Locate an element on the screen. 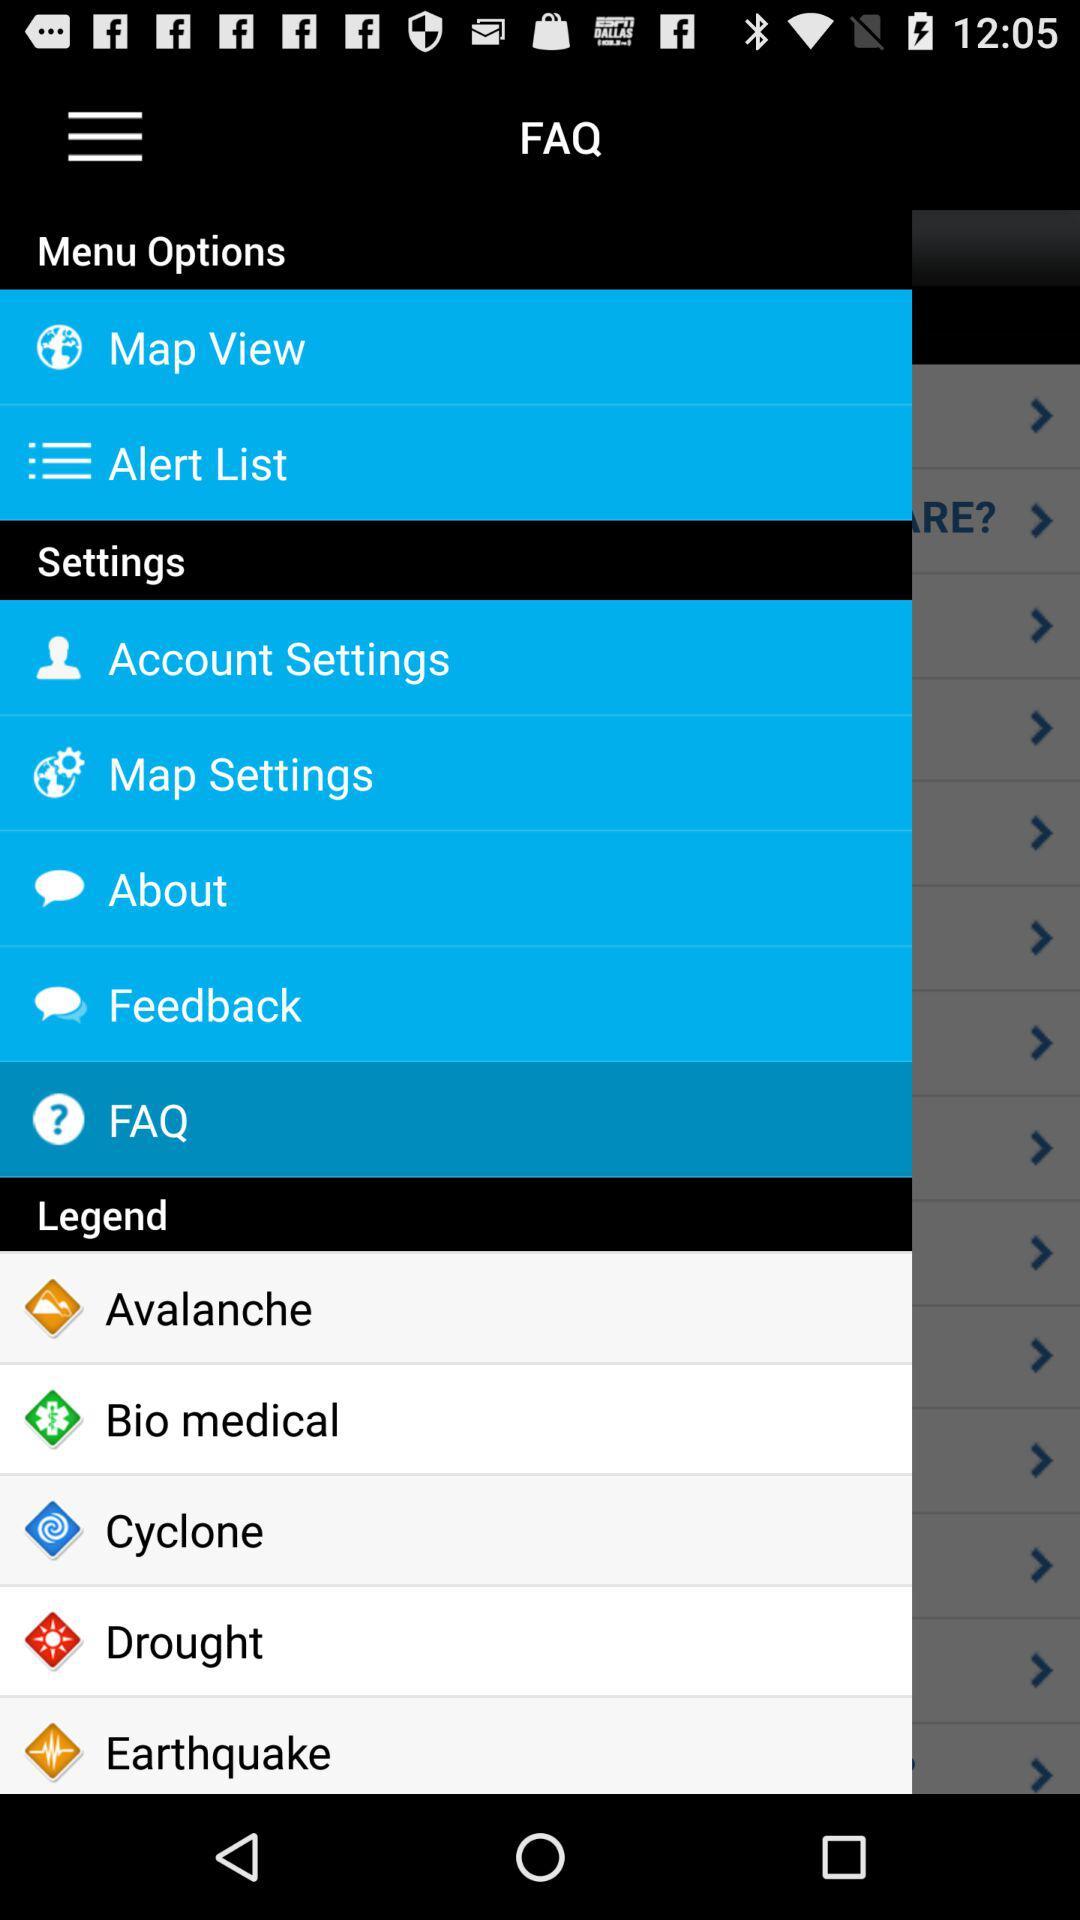 Image resolution: width=1080 pixels, height=1920 pixels. legend item is located at coordinates (455, 1213).